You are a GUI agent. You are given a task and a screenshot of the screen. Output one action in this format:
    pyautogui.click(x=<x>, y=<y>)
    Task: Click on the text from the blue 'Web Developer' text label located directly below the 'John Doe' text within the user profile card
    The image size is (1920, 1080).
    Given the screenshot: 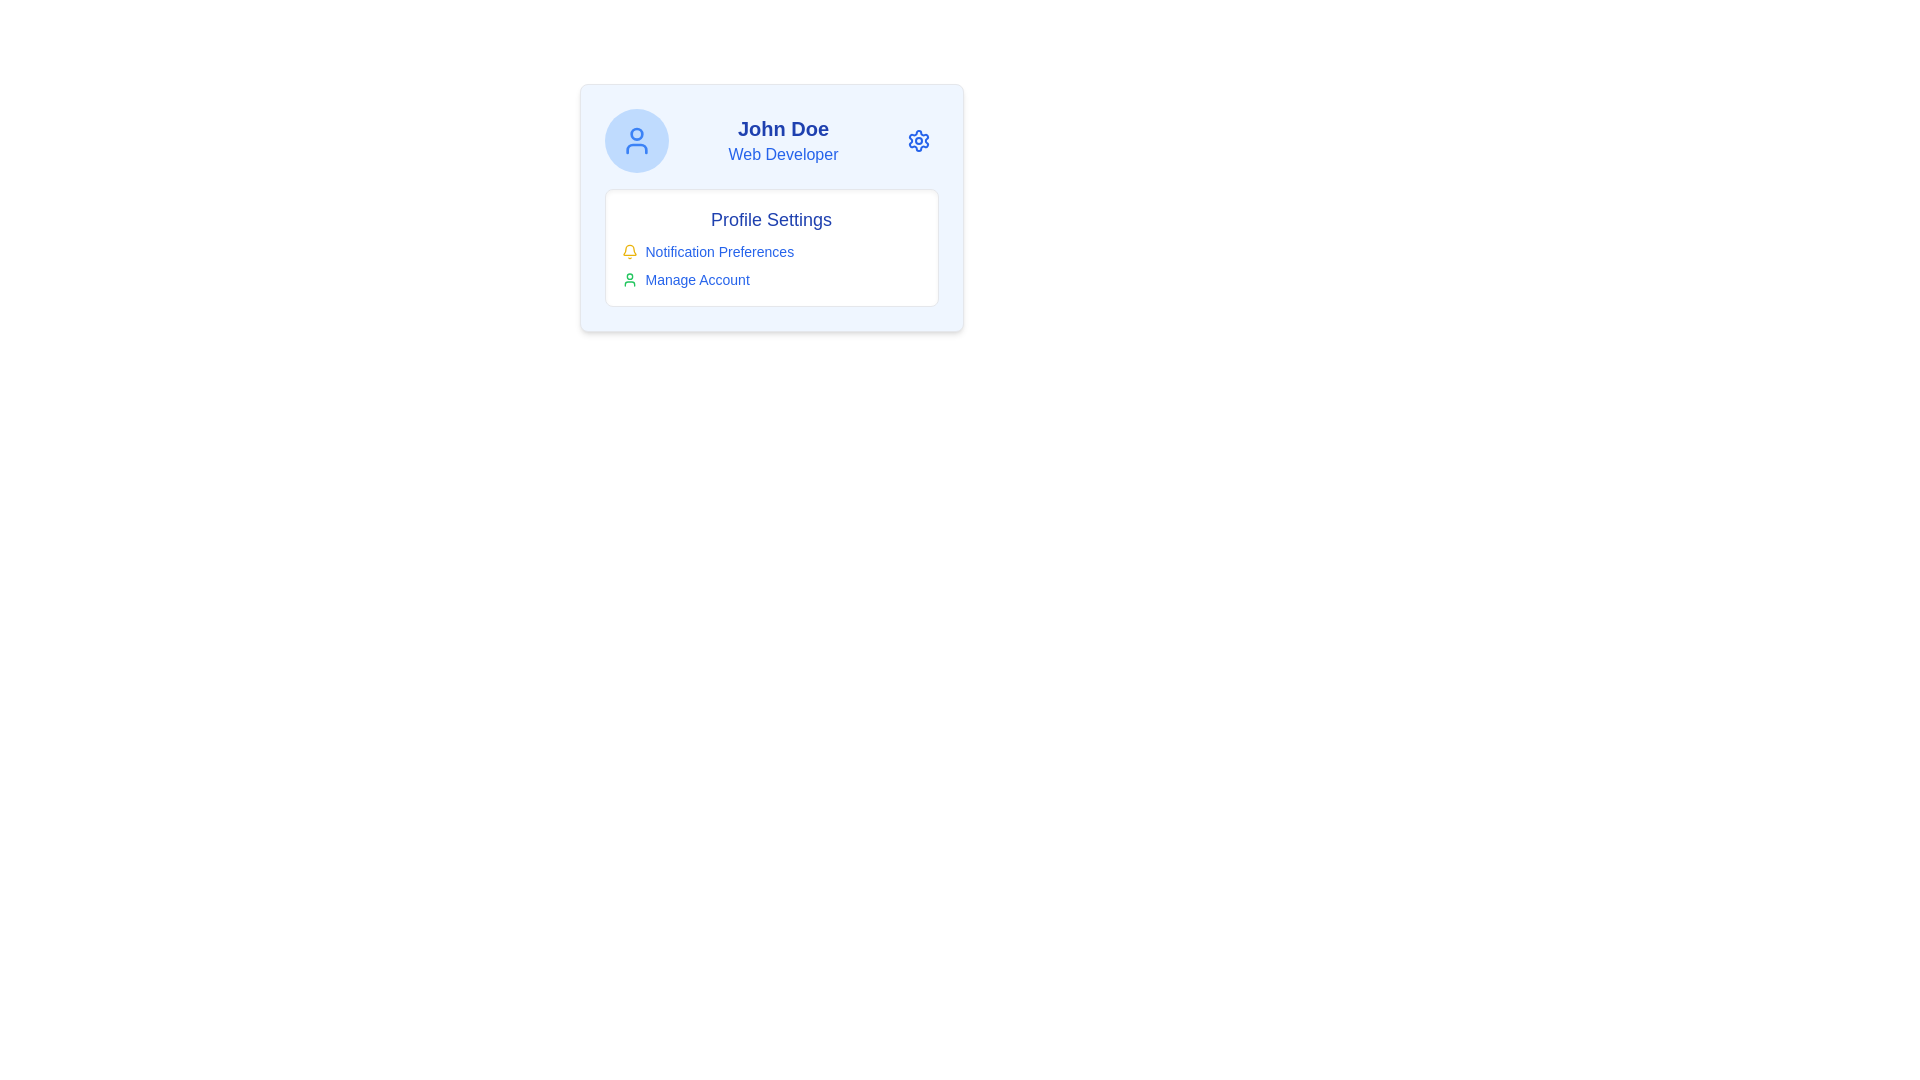 What is the action you would take?
    pyautogui.click(x=782, y=153)
    